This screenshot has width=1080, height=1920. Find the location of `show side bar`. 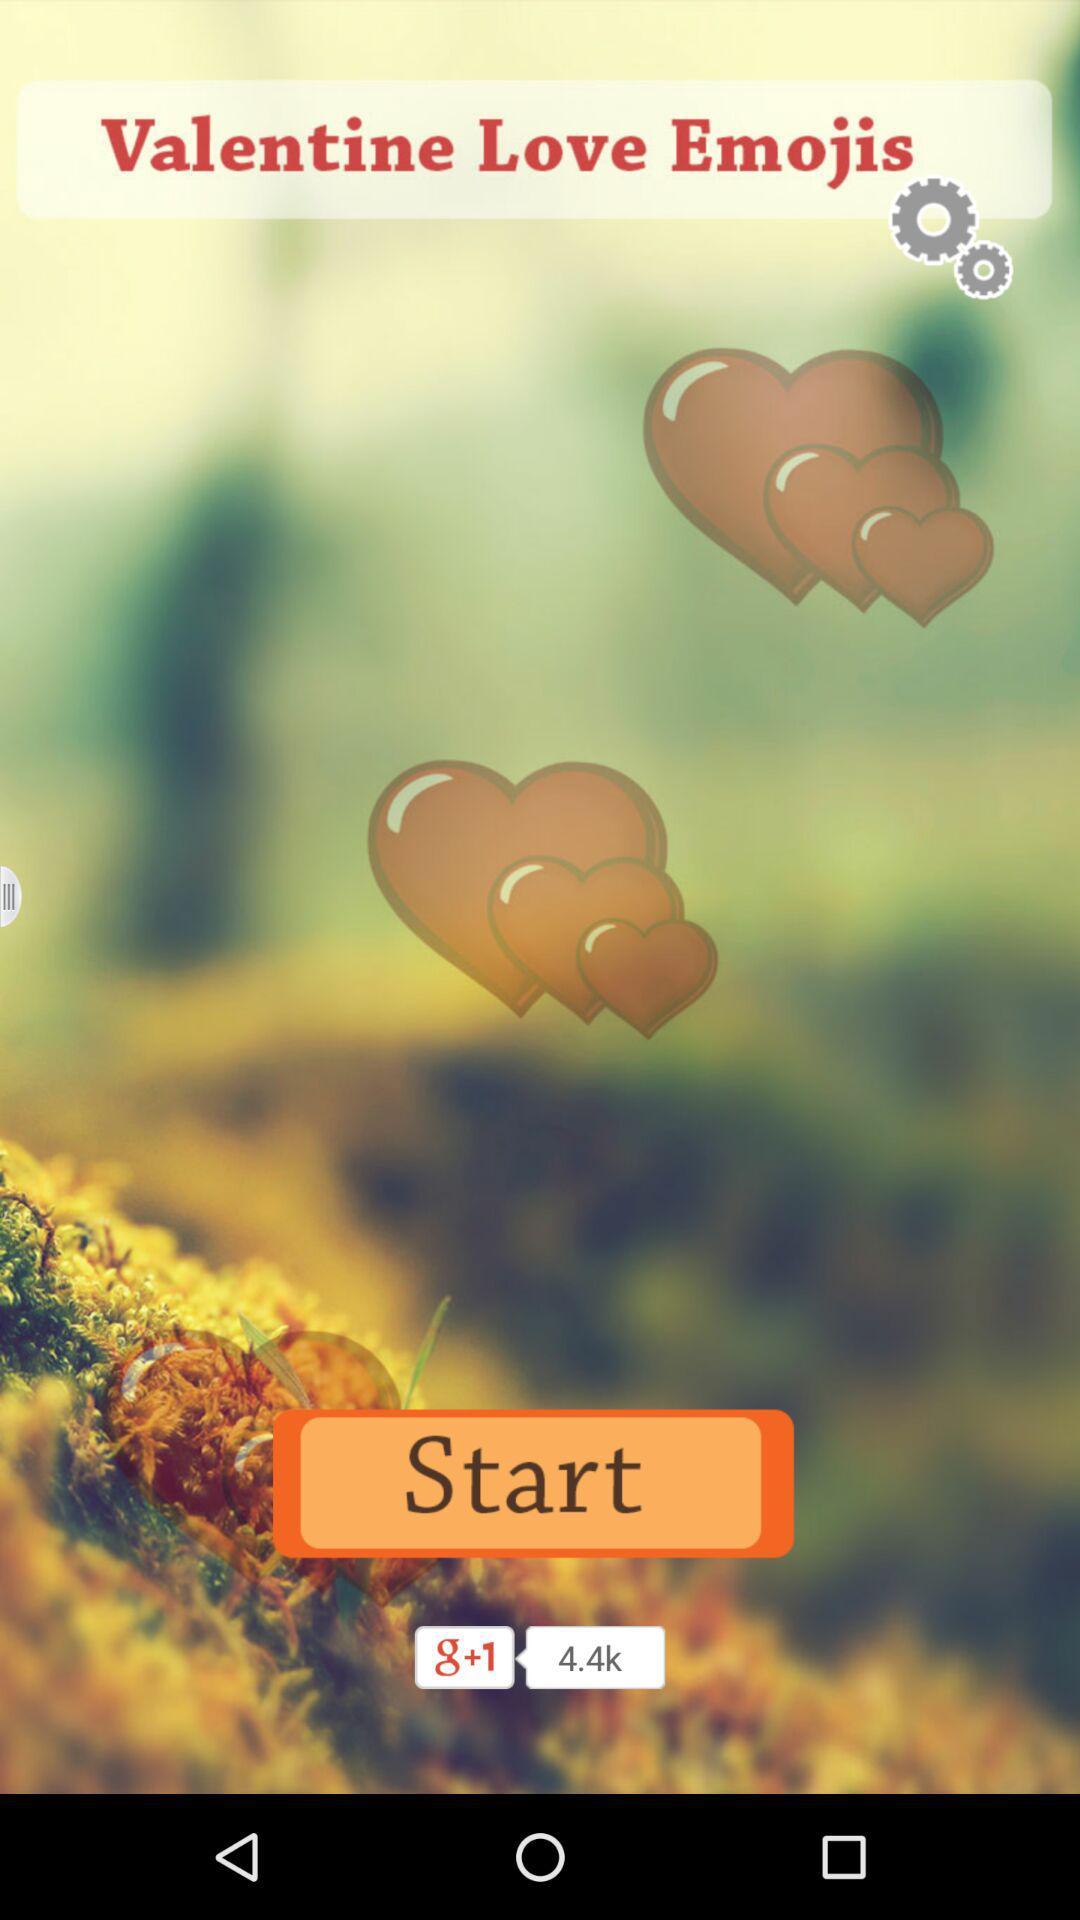

show side bar is located at coordinates (23, 895).